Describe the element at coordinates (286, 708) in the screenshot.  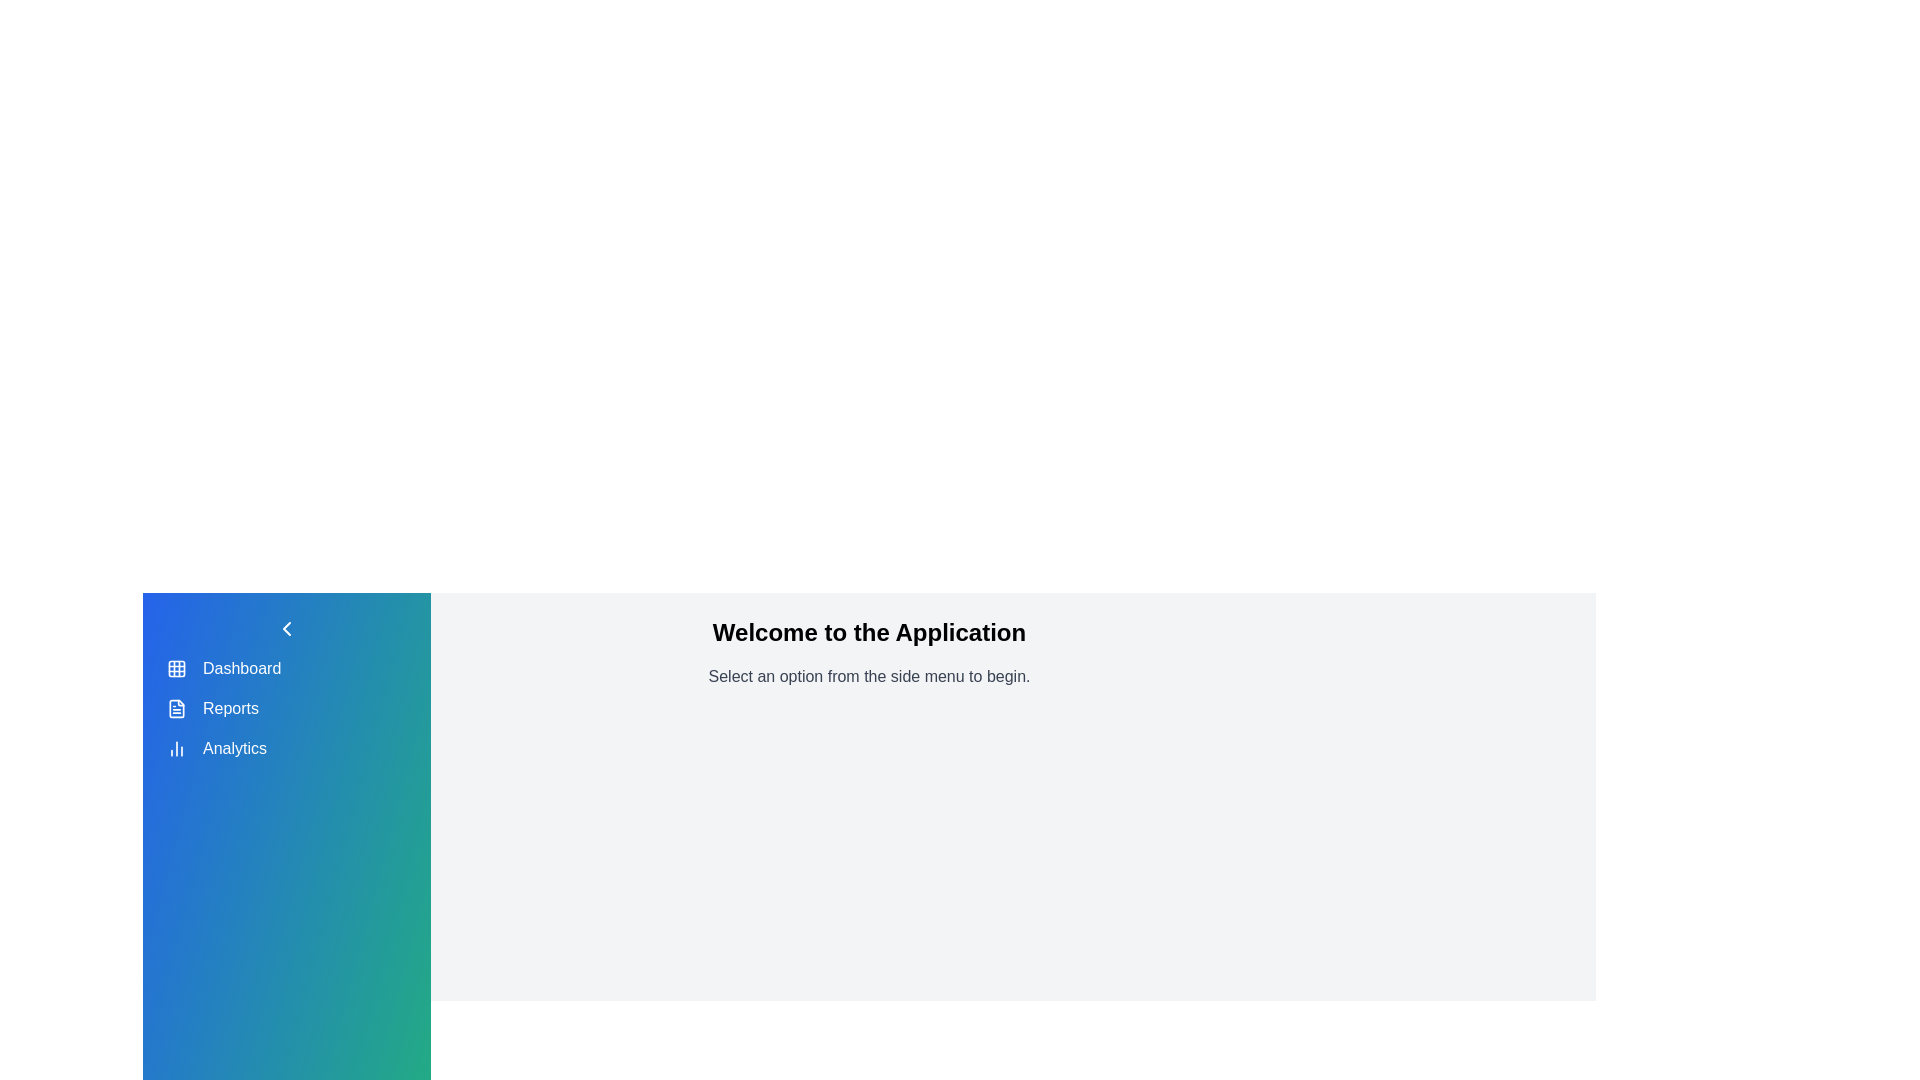
I see `the menu item Reports from the sidebar` at that location.